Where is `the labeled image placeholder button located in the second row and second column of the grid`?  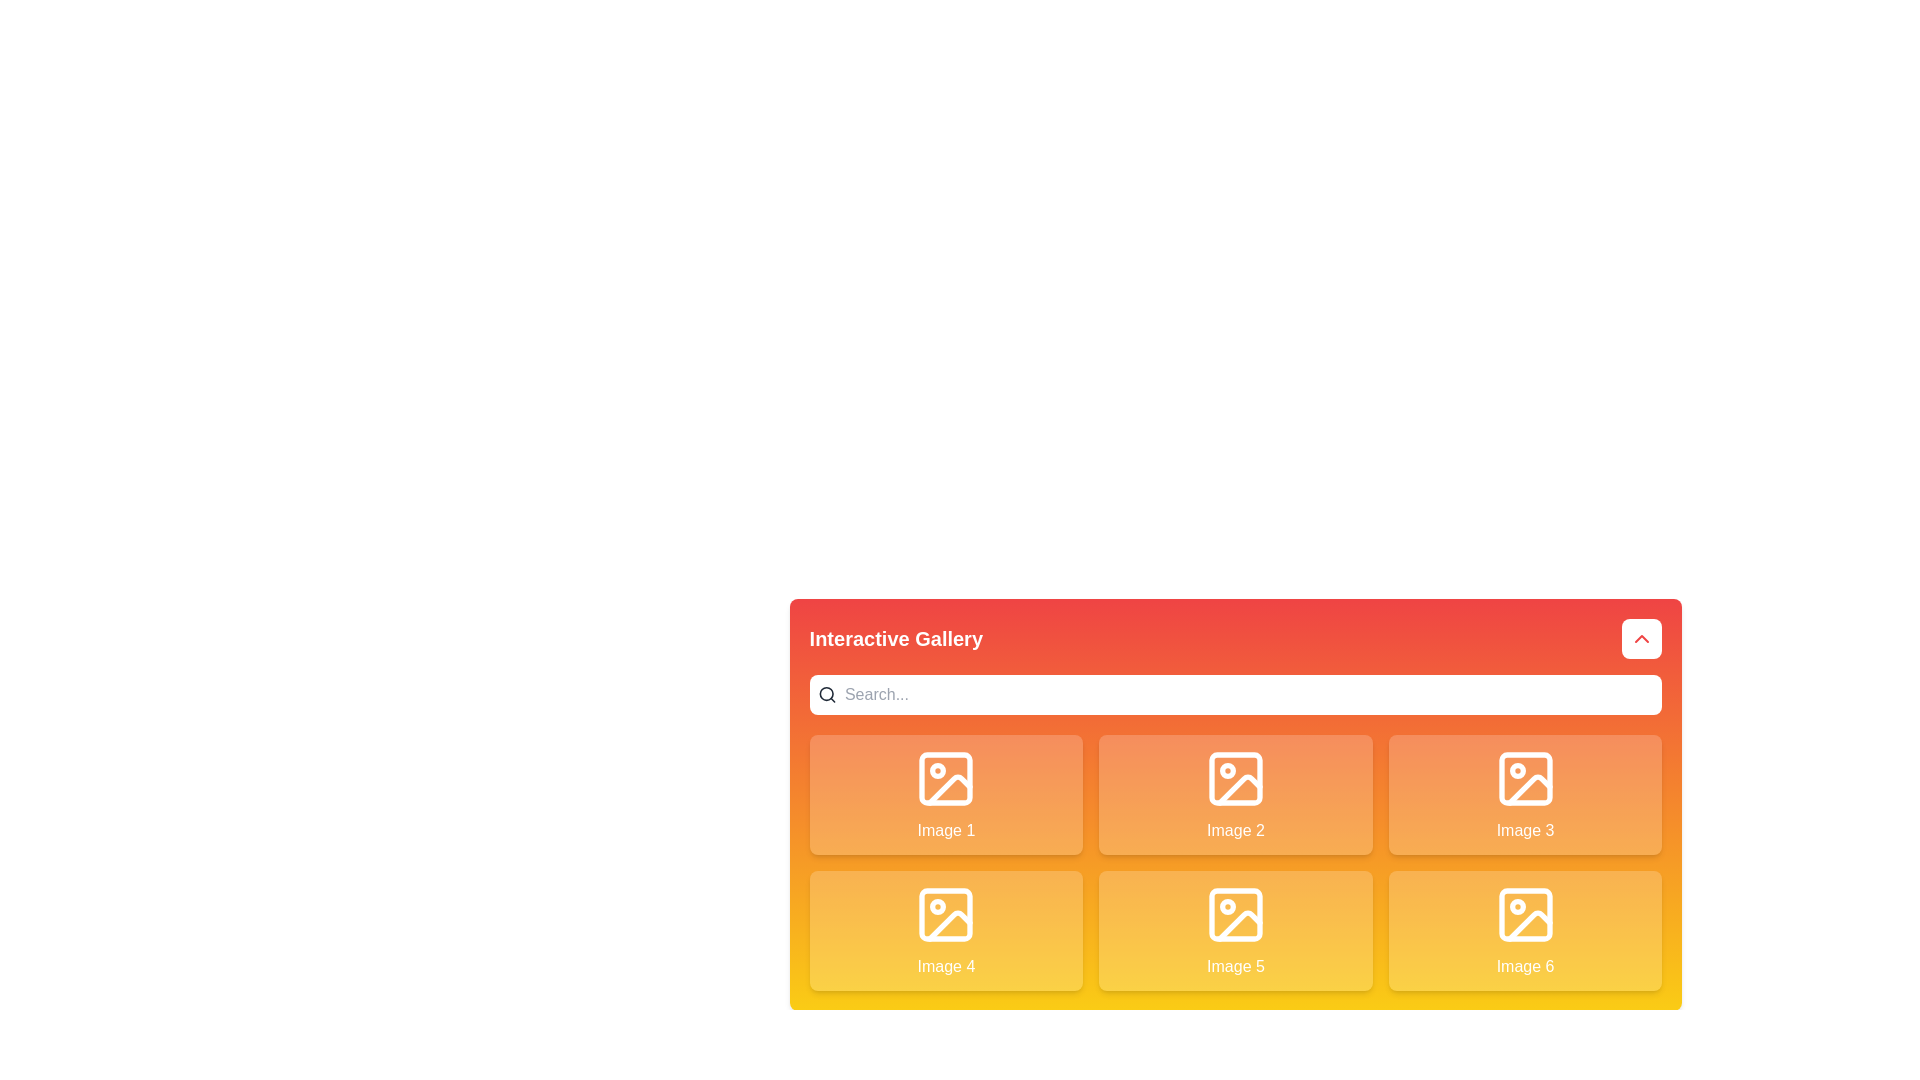
the labeled image placeholder button located in the second row and second column of the grid is located at coordinates (1233, 930).